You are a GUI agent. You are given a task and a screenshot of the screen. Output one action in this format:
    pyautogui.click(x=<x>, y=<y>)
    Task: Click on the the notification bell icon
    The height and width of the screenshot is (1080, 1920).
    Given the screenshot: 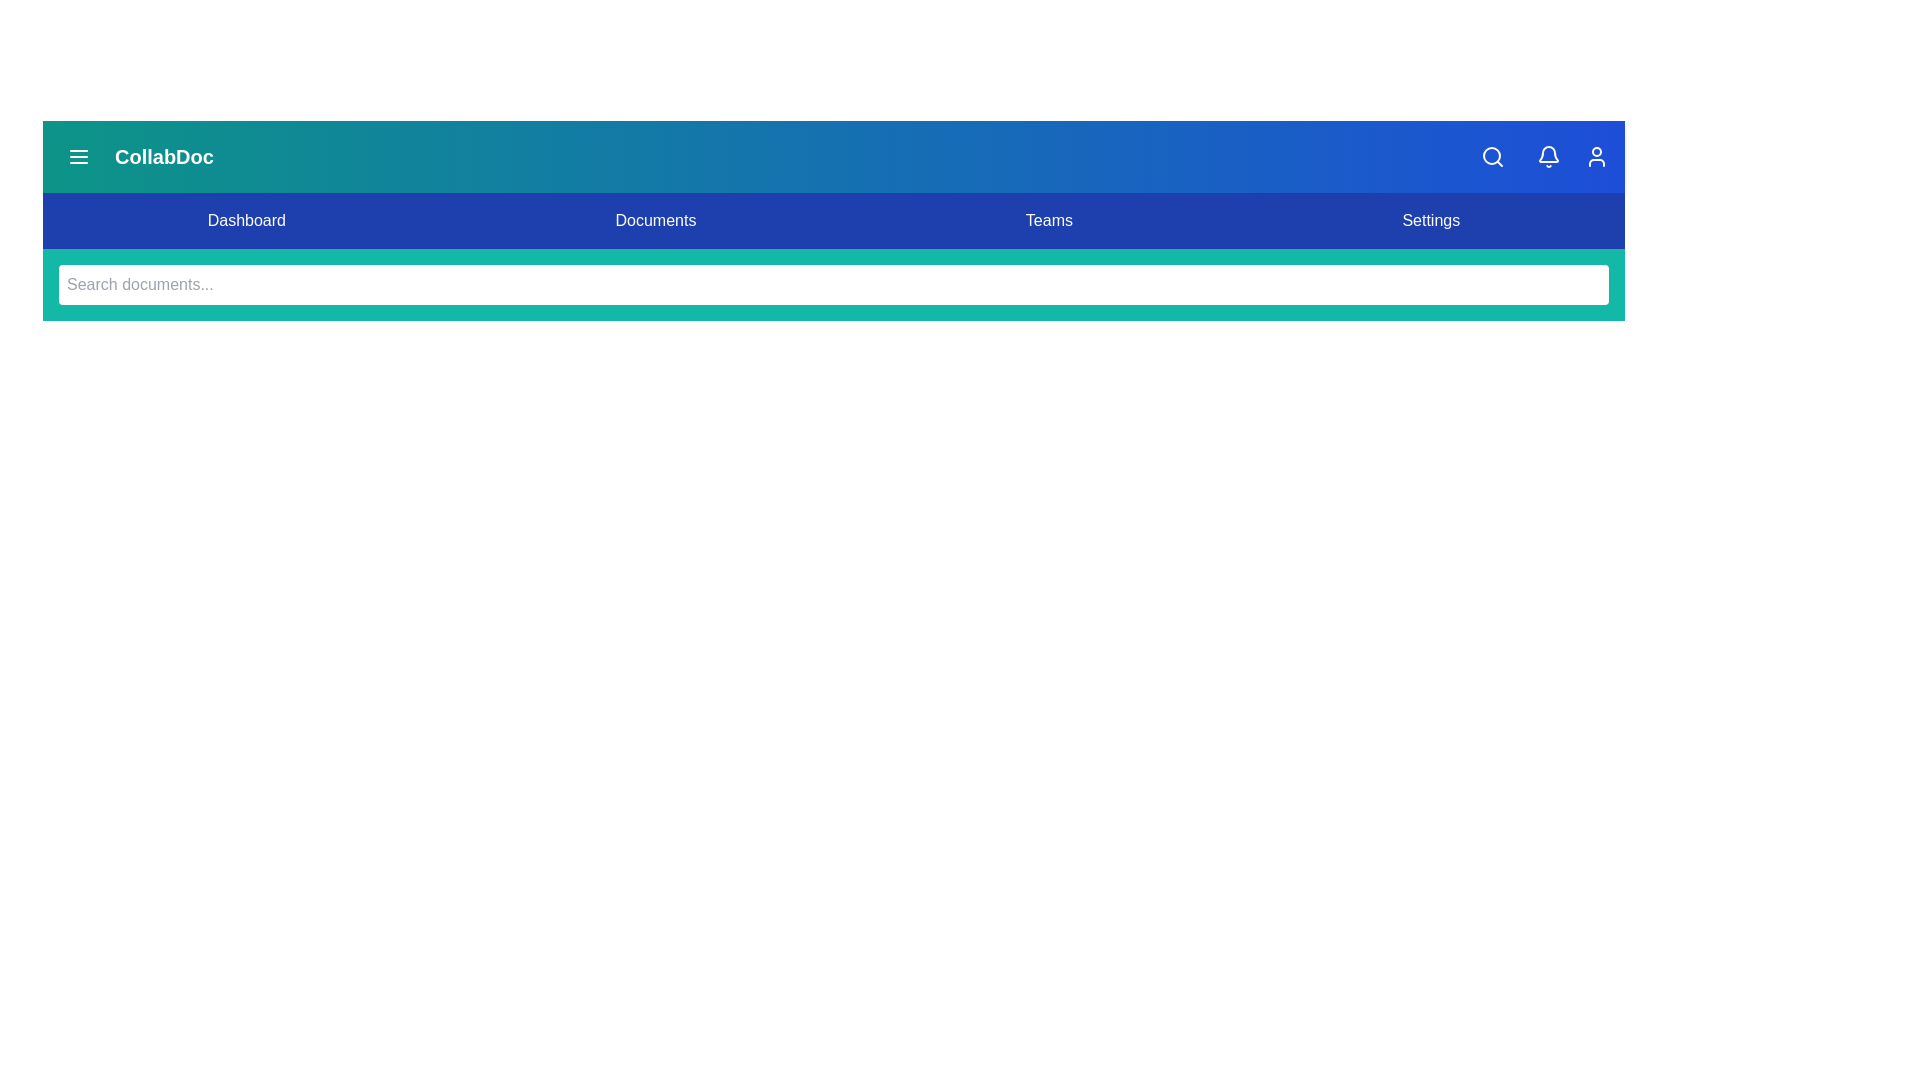 What is the action you would take?
    pyautogui.click(x=1548, y=156)
    